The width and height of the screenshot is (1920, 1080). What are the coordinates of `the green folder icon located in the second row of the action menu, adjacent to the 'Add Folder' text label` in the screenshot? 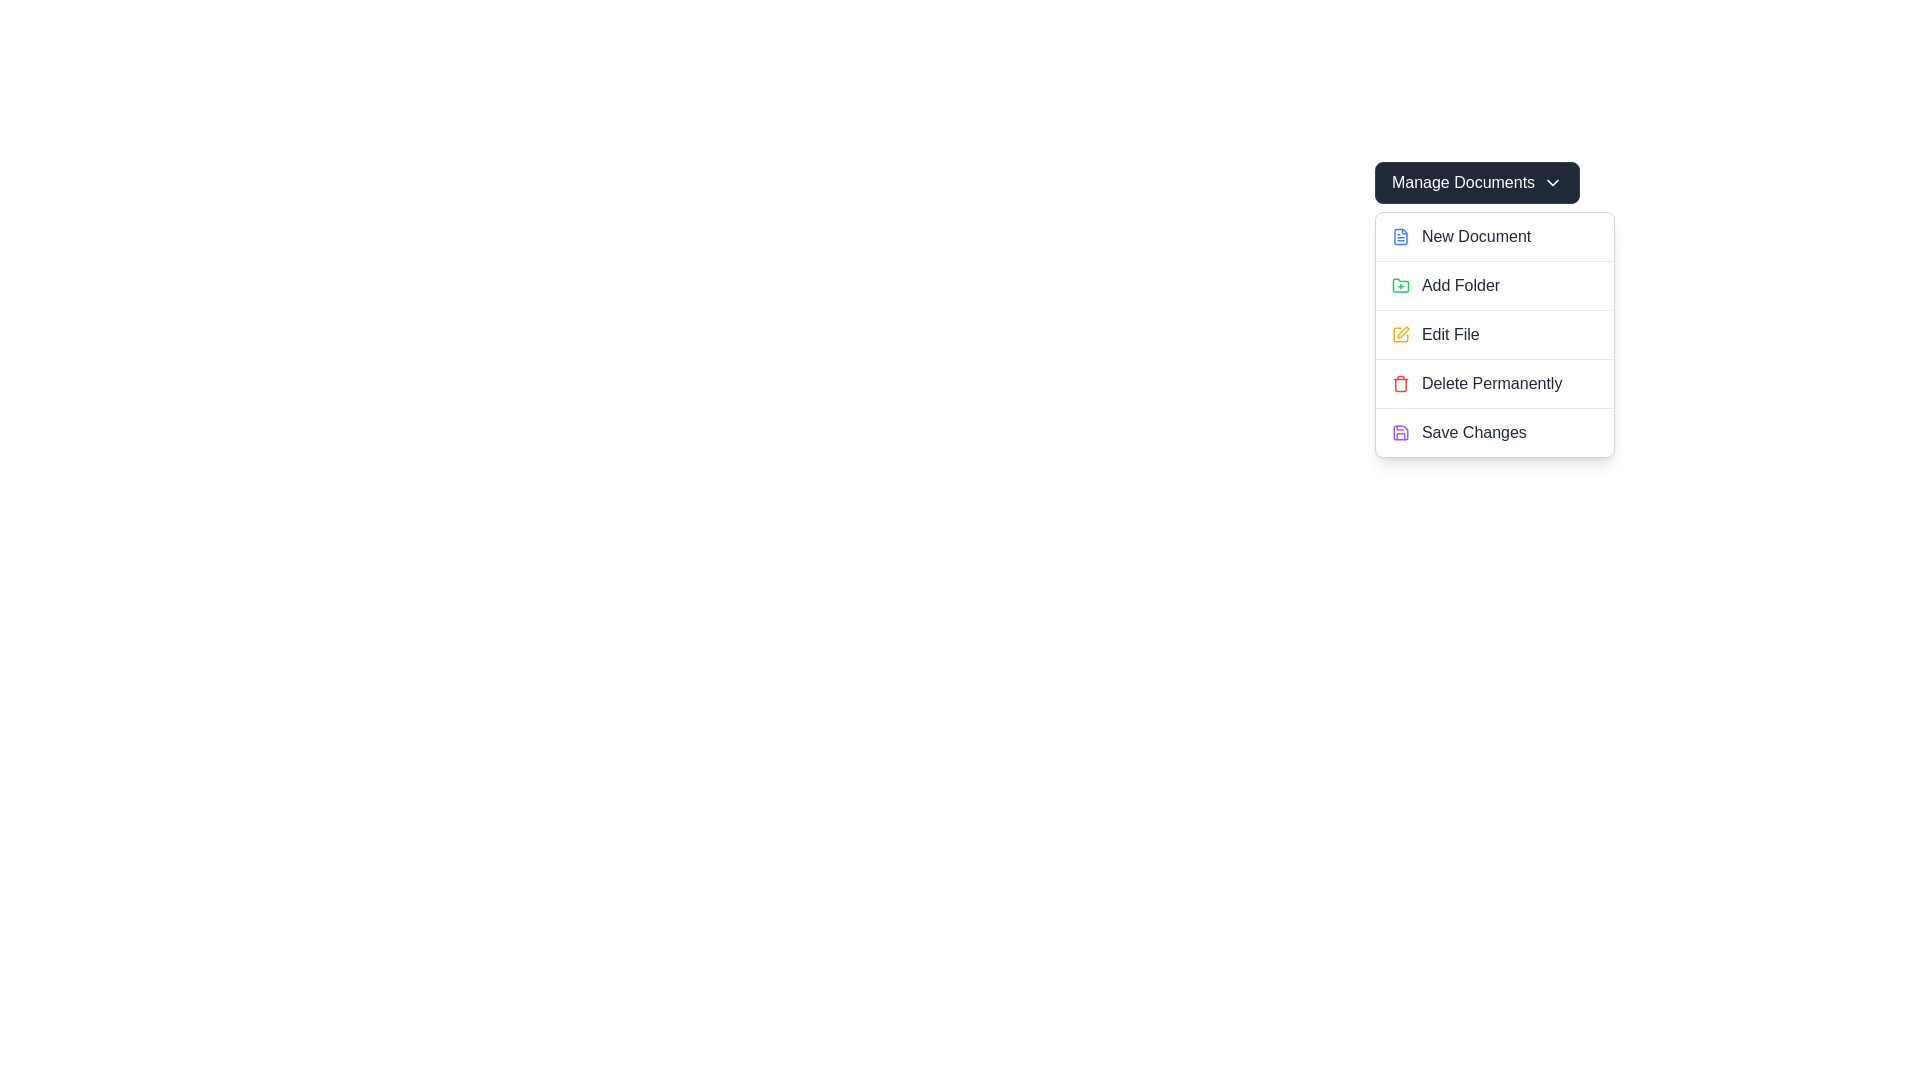 It's located at (1399, 285).